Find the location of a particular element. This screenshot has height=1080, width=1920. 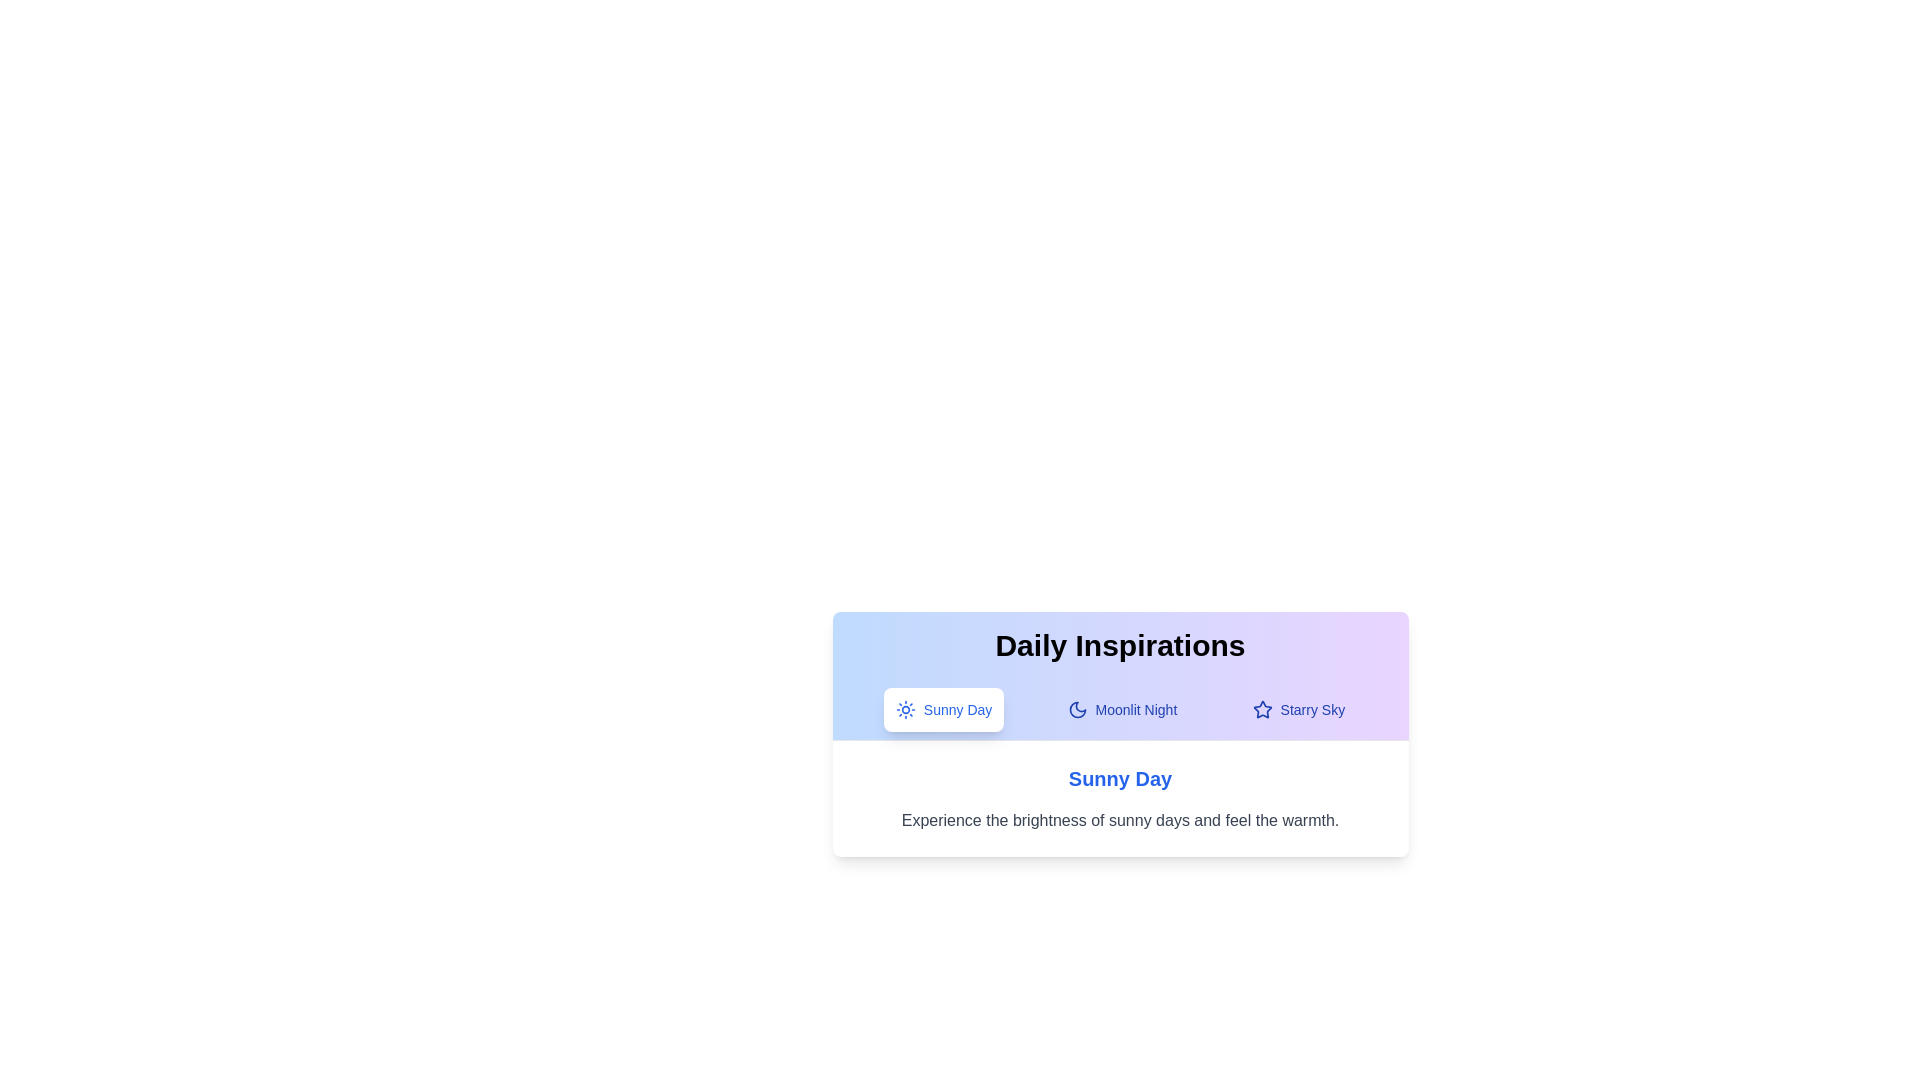

the tab Starry Sky by clicking its button is located at coordinates (1298, 708).